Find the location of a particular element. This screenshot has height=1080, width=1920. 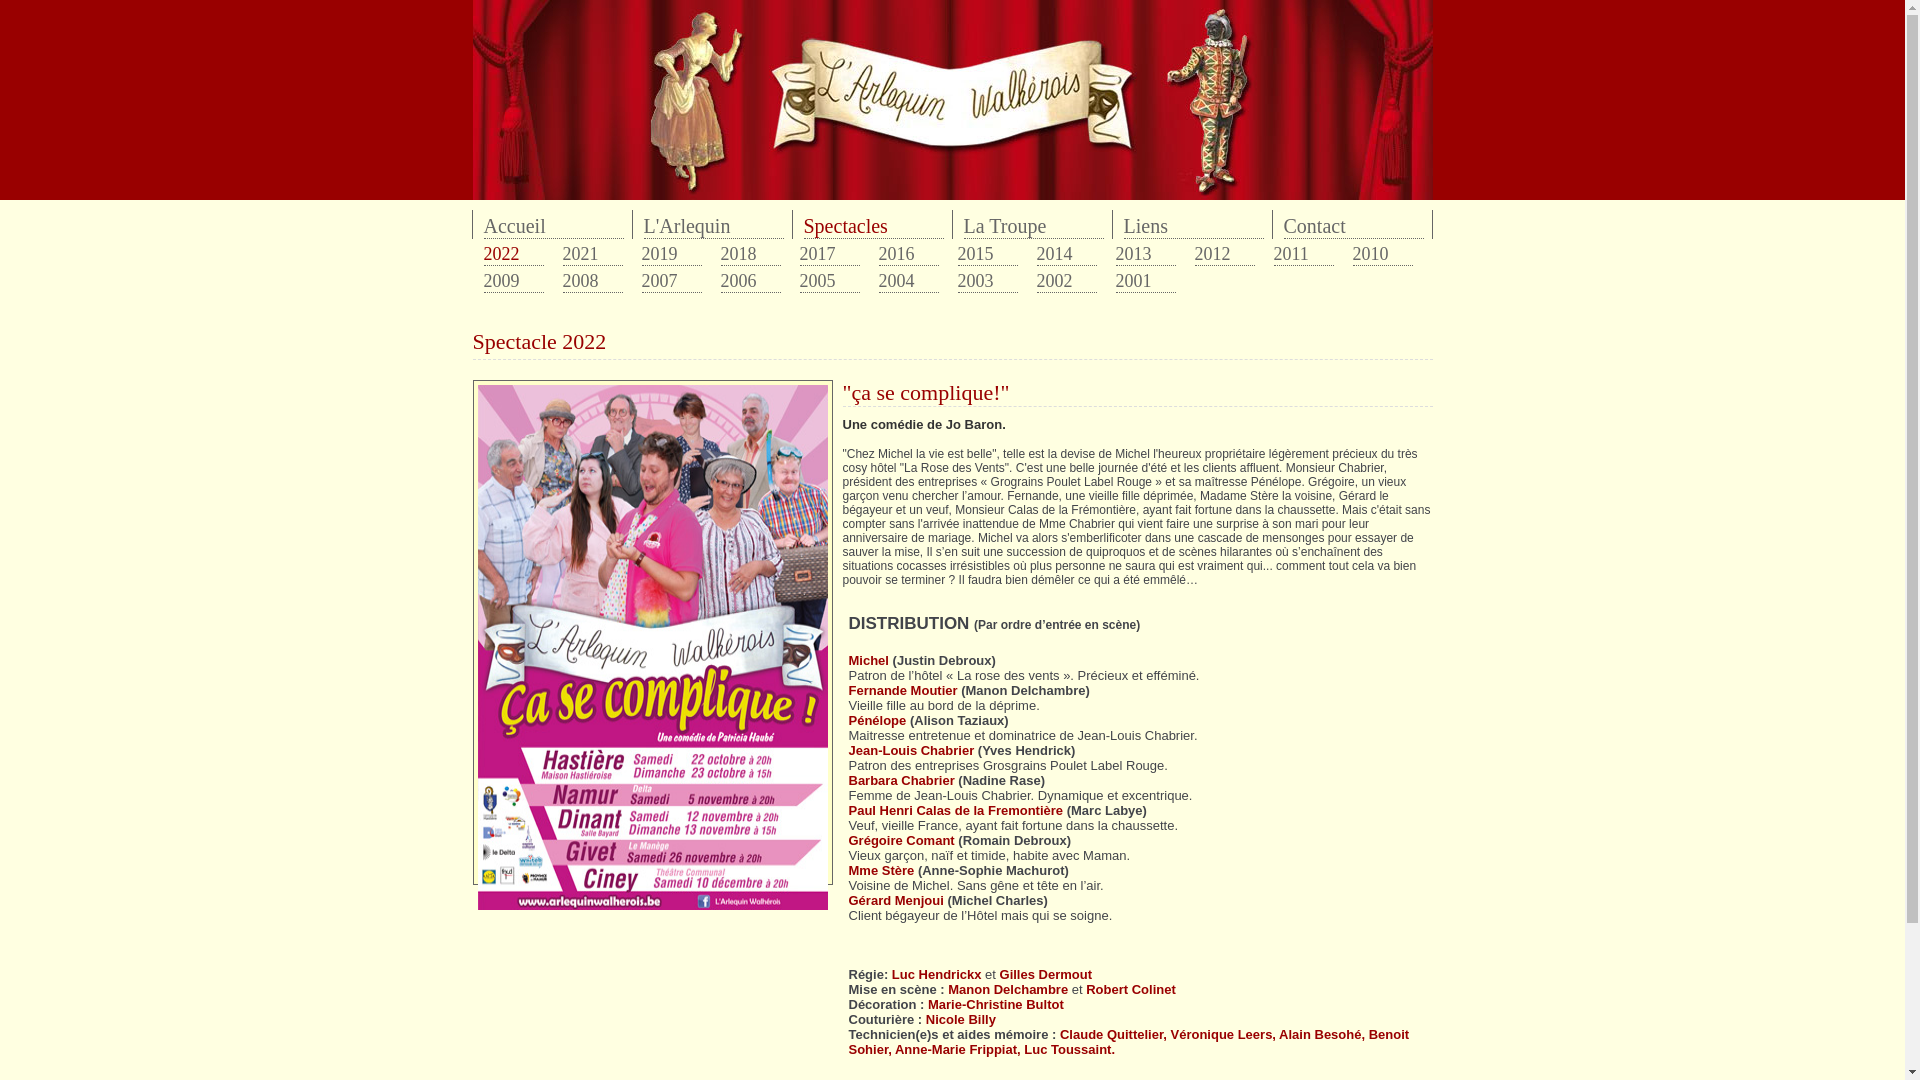

'2002' is located at coordinates (1036, 281).